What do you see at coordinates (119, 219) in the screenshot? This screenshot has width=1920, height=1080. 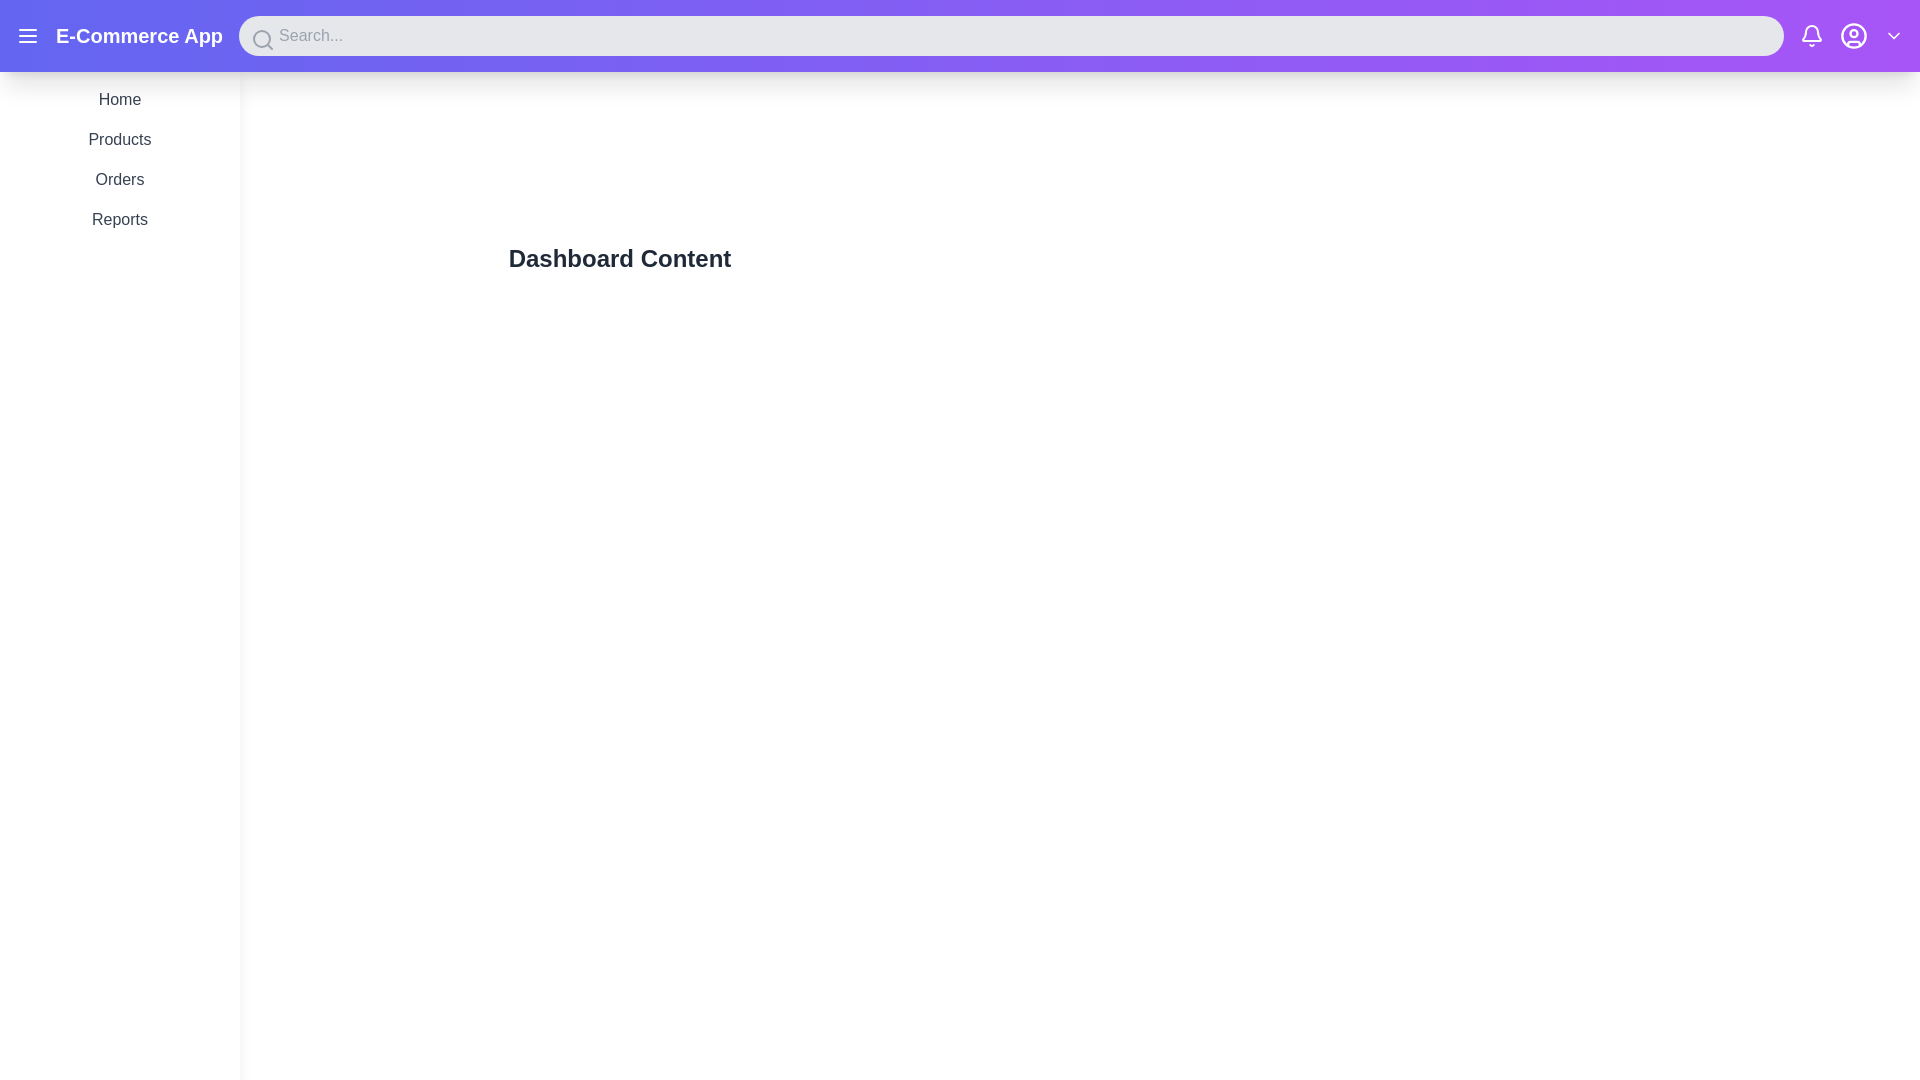 I see `the 'Reports' text link in the sidebar to observe a color change` at bounding box center [119, 219].